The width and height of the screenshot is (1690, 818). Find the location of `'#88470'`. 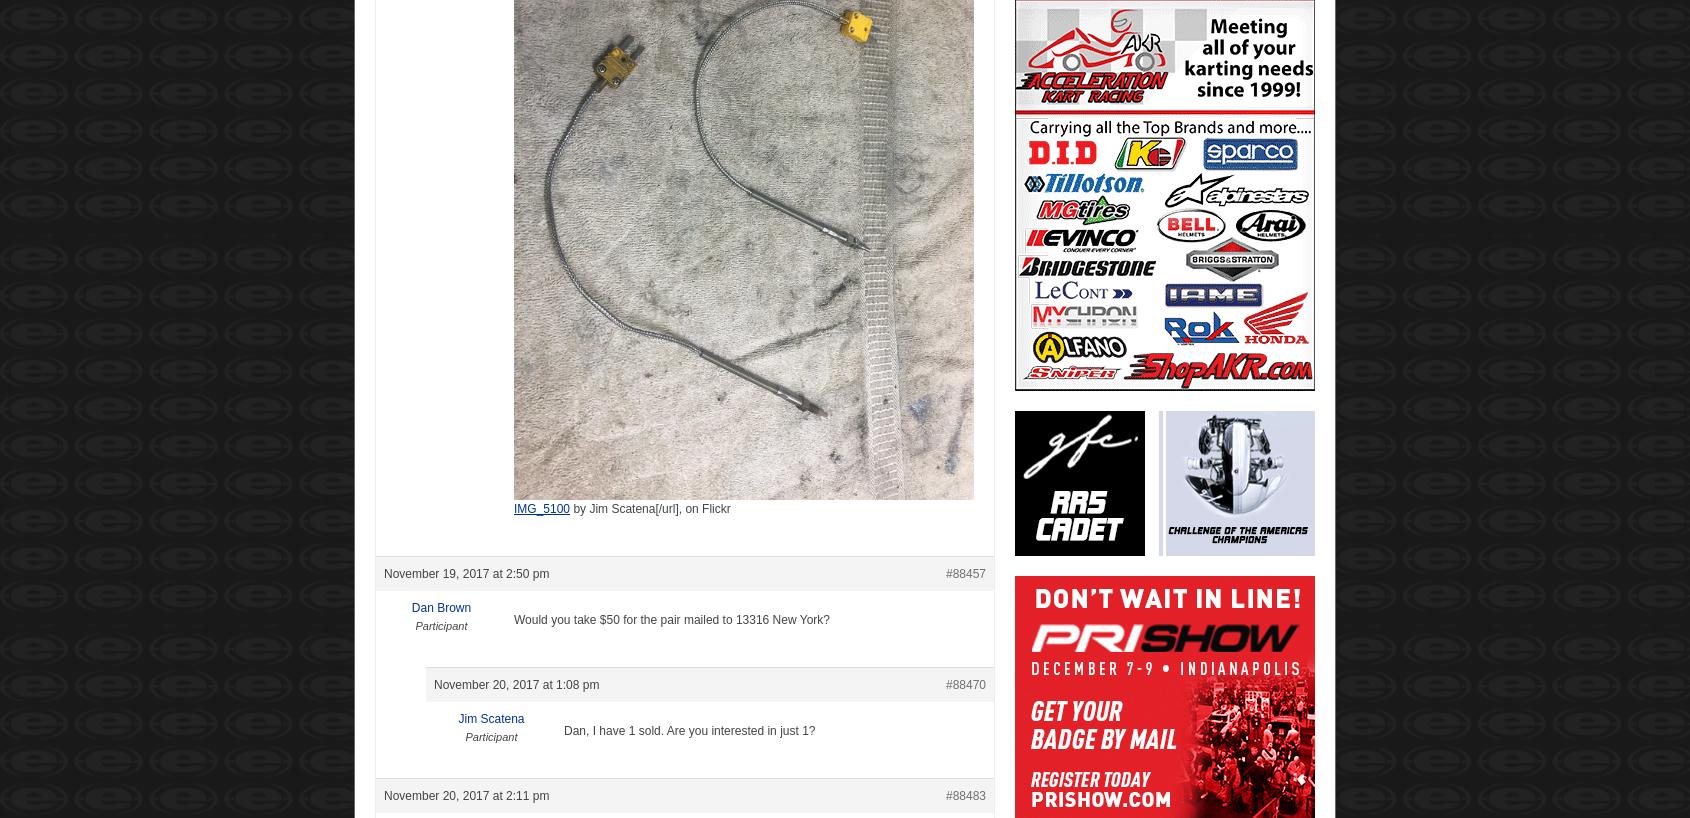

'#88470' is located at coordinates (965, 683).